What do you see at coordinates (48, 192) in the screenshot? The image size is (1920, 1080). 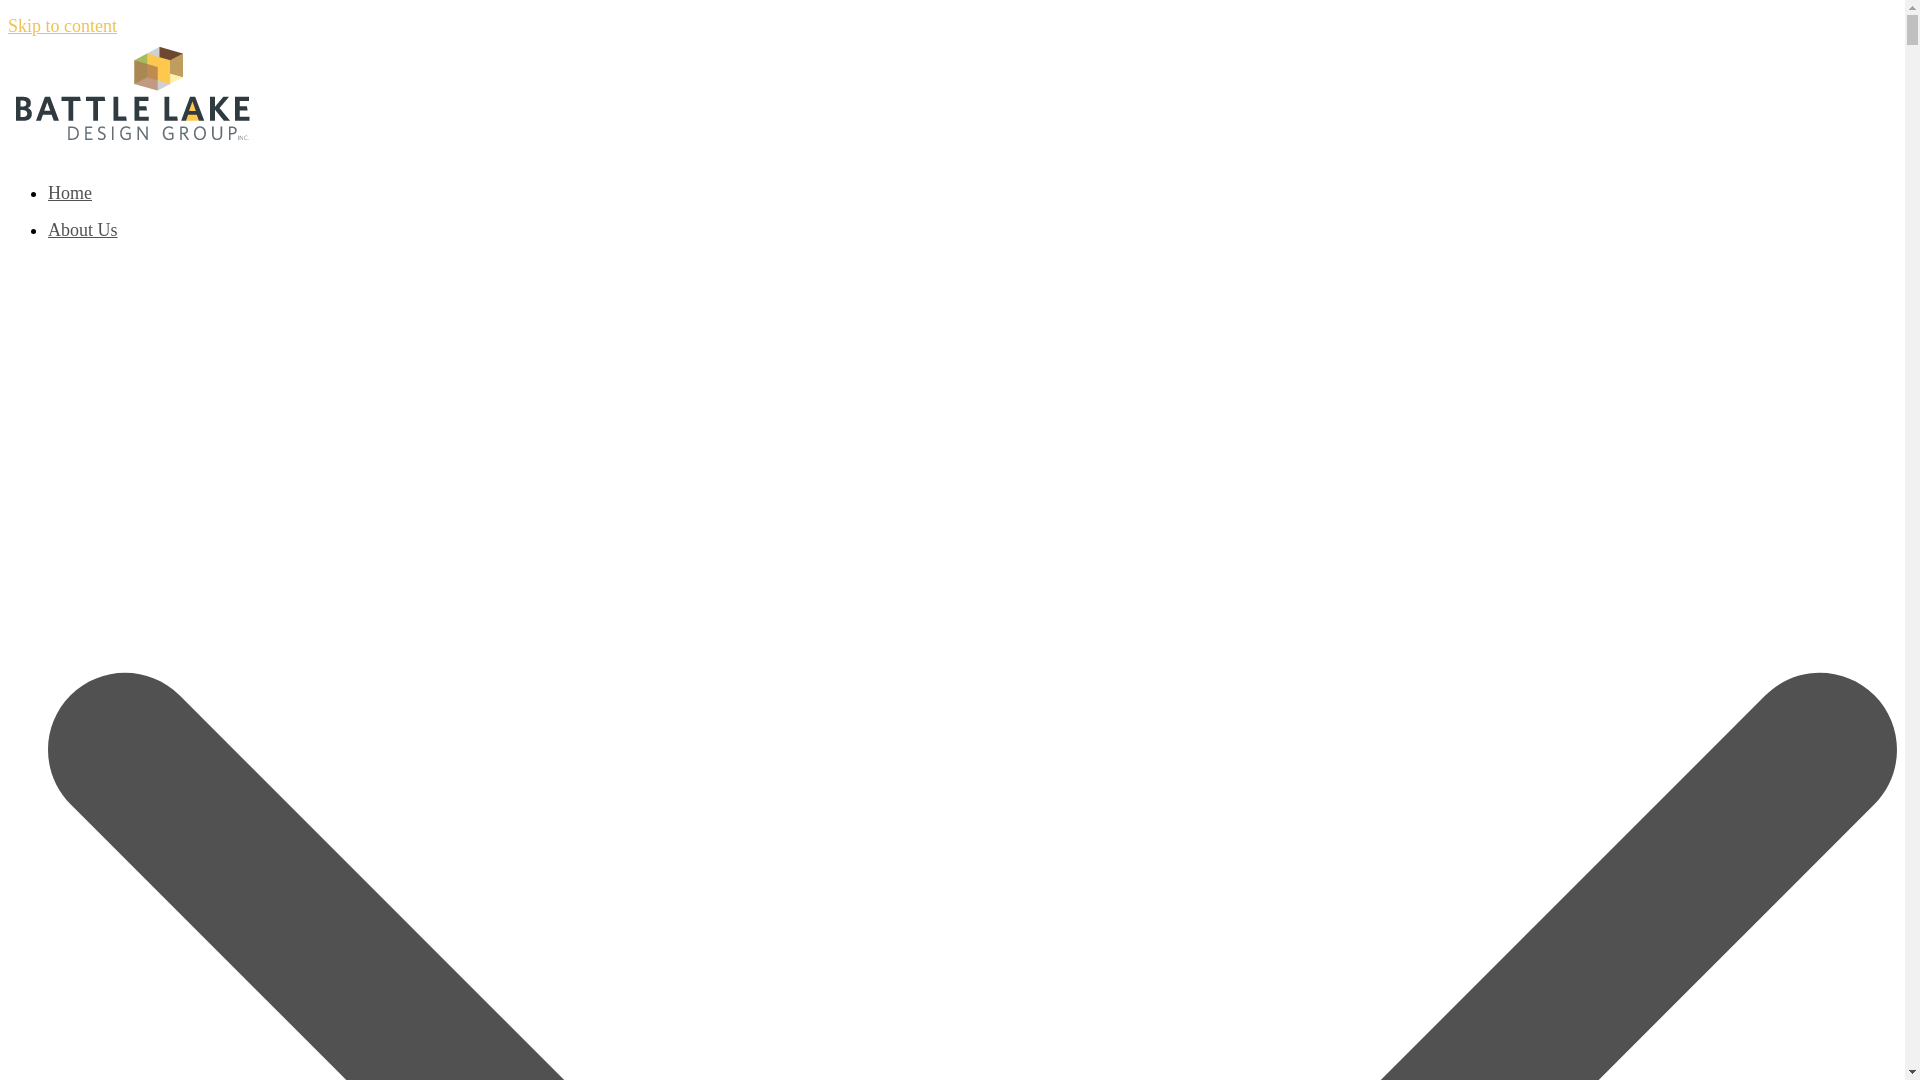 I see `'Home'` at bounding box center [48, 192].